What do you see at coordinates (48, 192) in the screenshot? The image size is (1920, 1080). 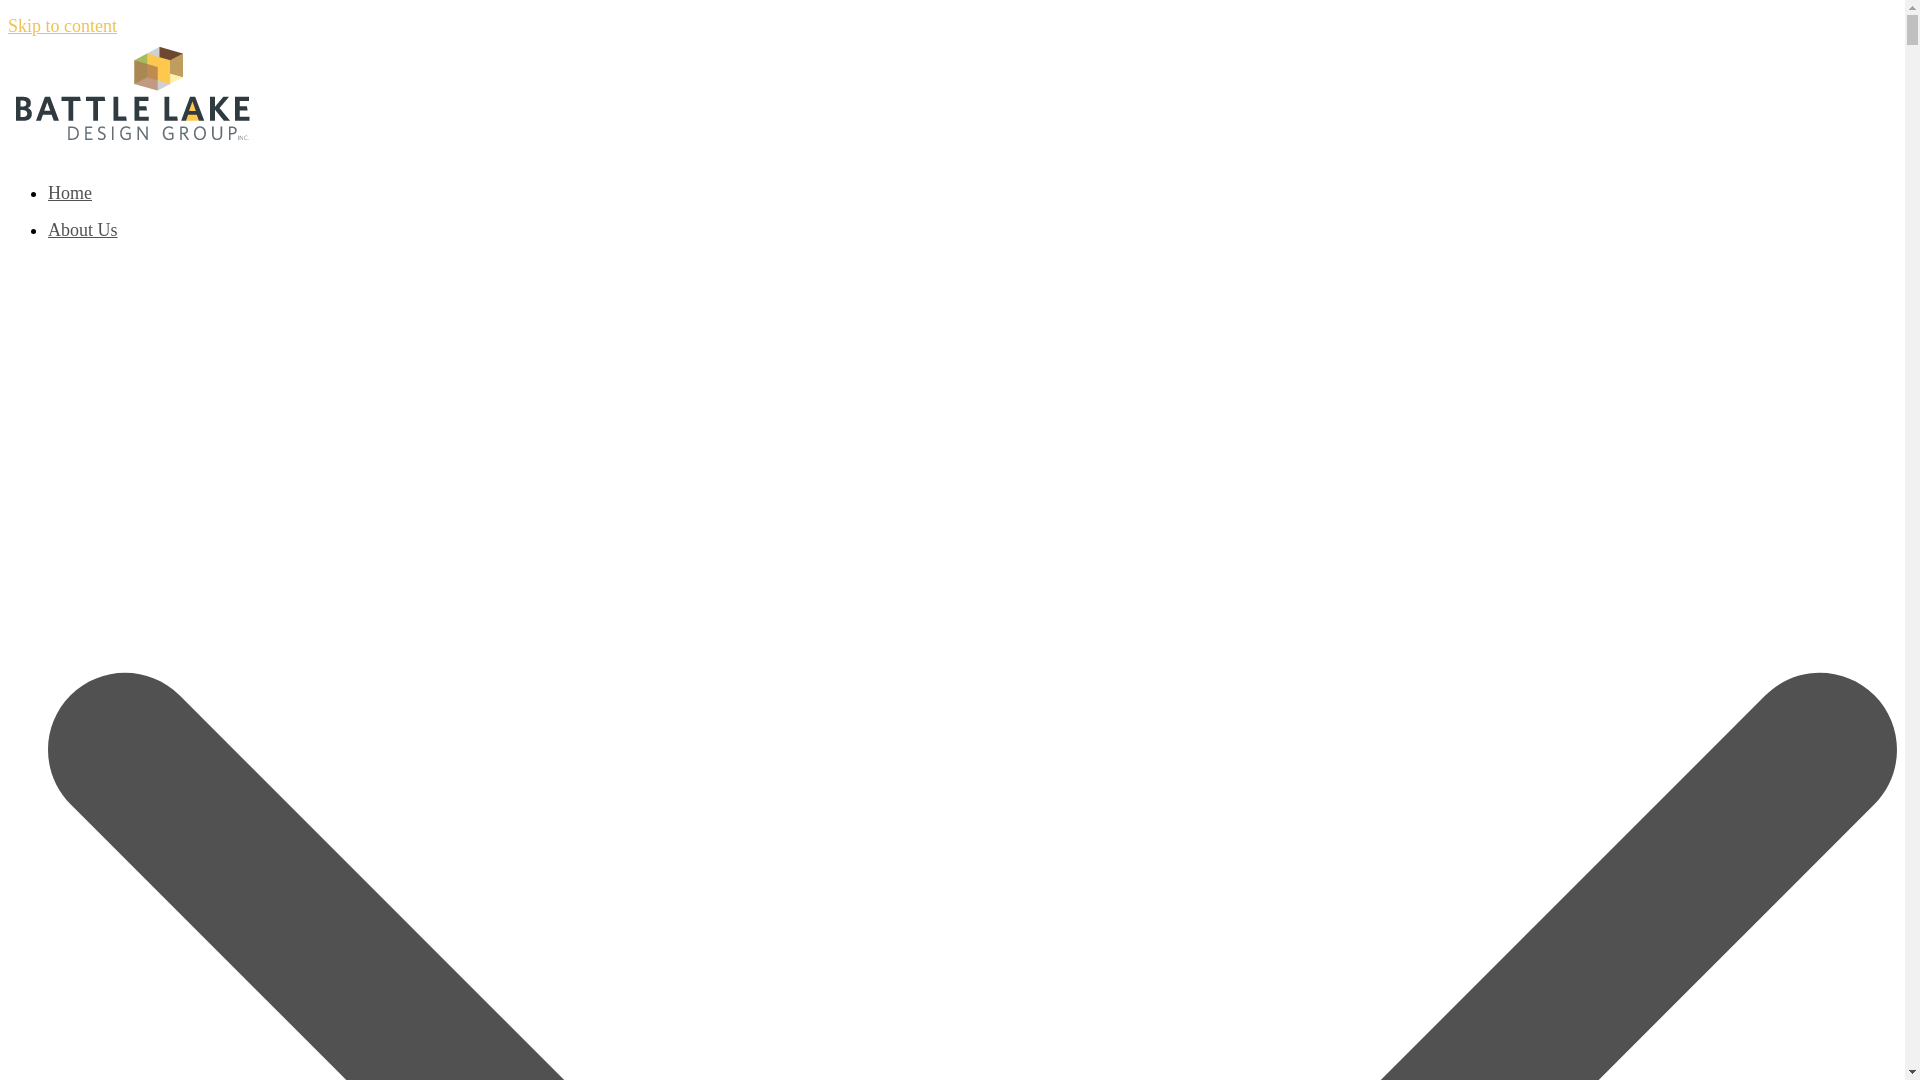 I see `'Home'` at bounding box center [48, 192].